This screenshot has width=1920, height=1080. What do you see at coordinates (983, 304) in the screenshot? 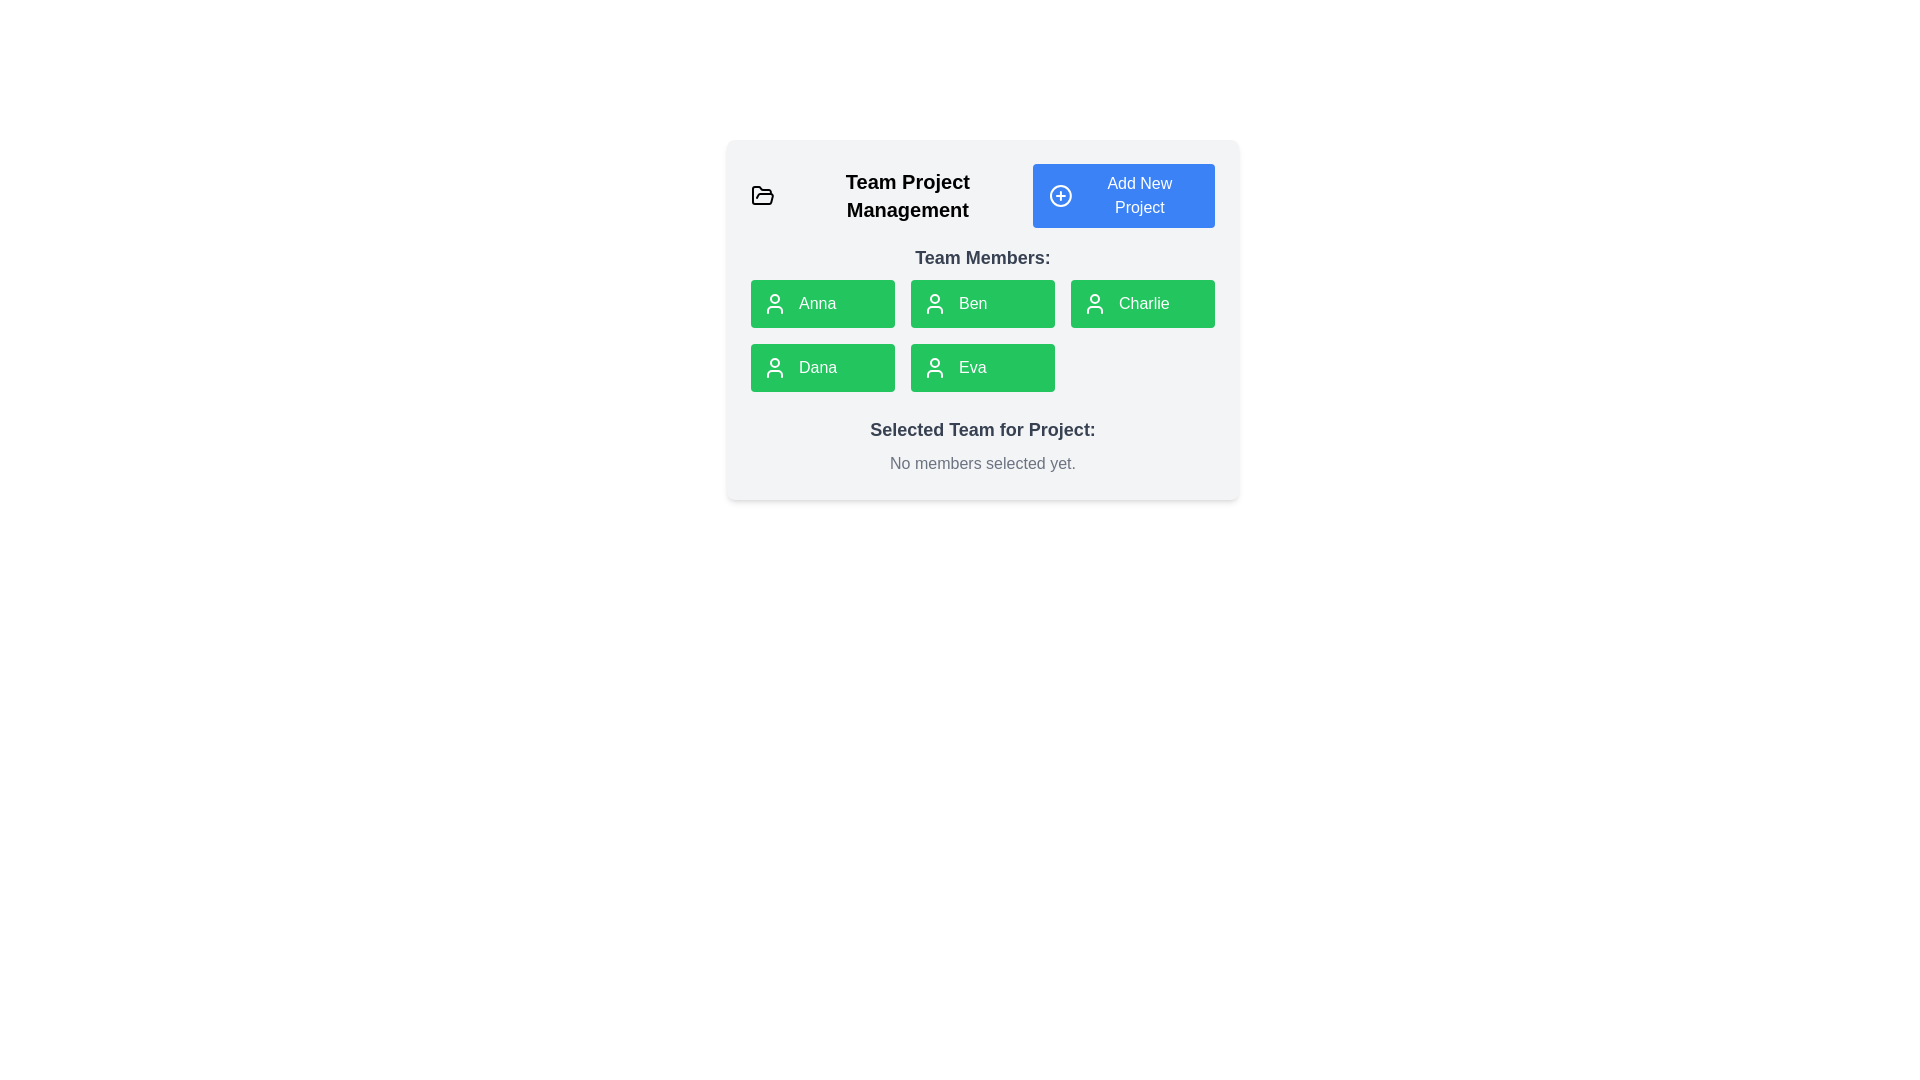
I see `the green button labeled 'Ben' with a user icon on its left` at bounding box center [983, 304].